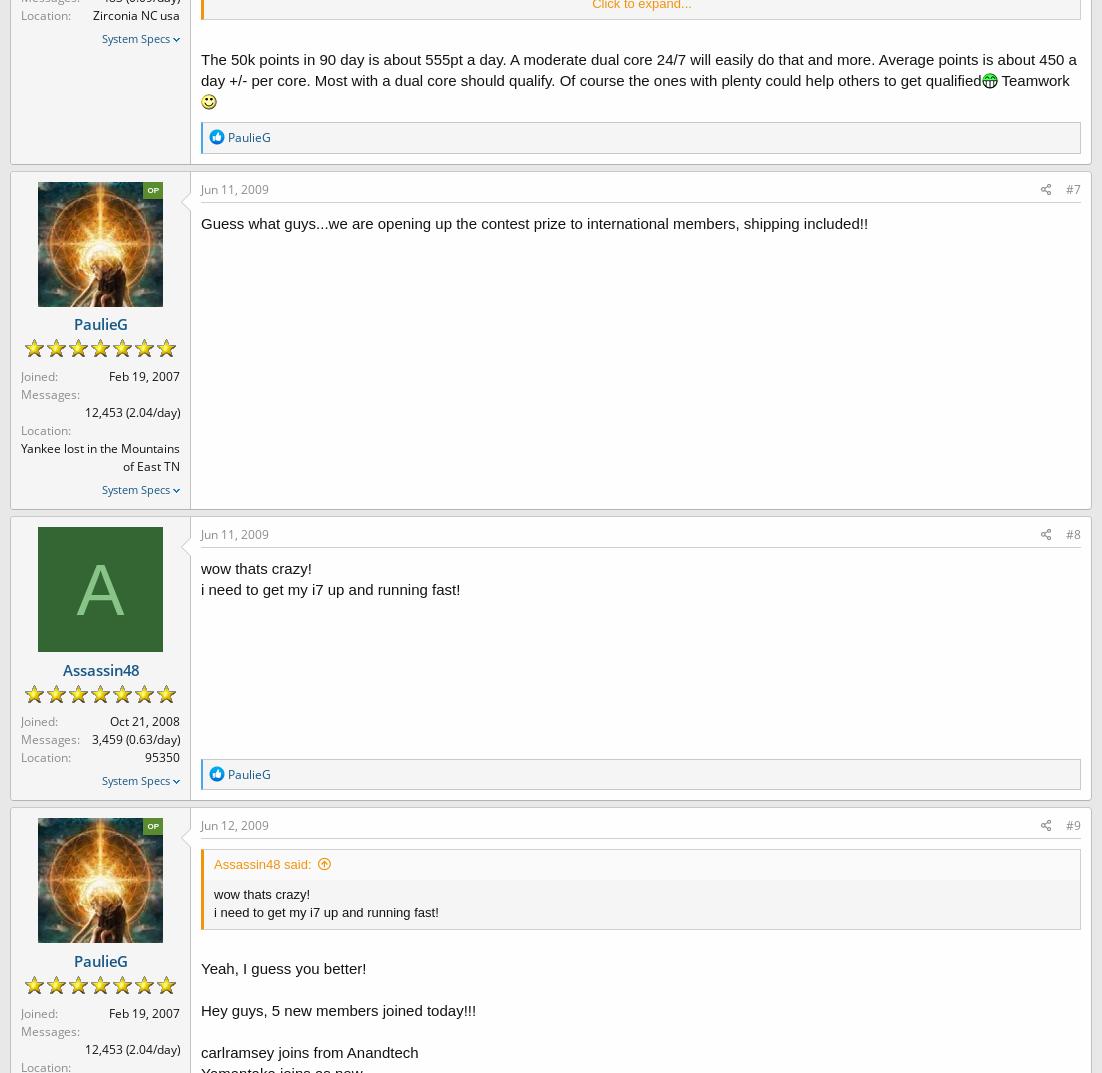 The width and height of the screenshot is (1102, 1073). I want to click on 'Yankee lost in the Mountains of East TN', so click(100, 457).